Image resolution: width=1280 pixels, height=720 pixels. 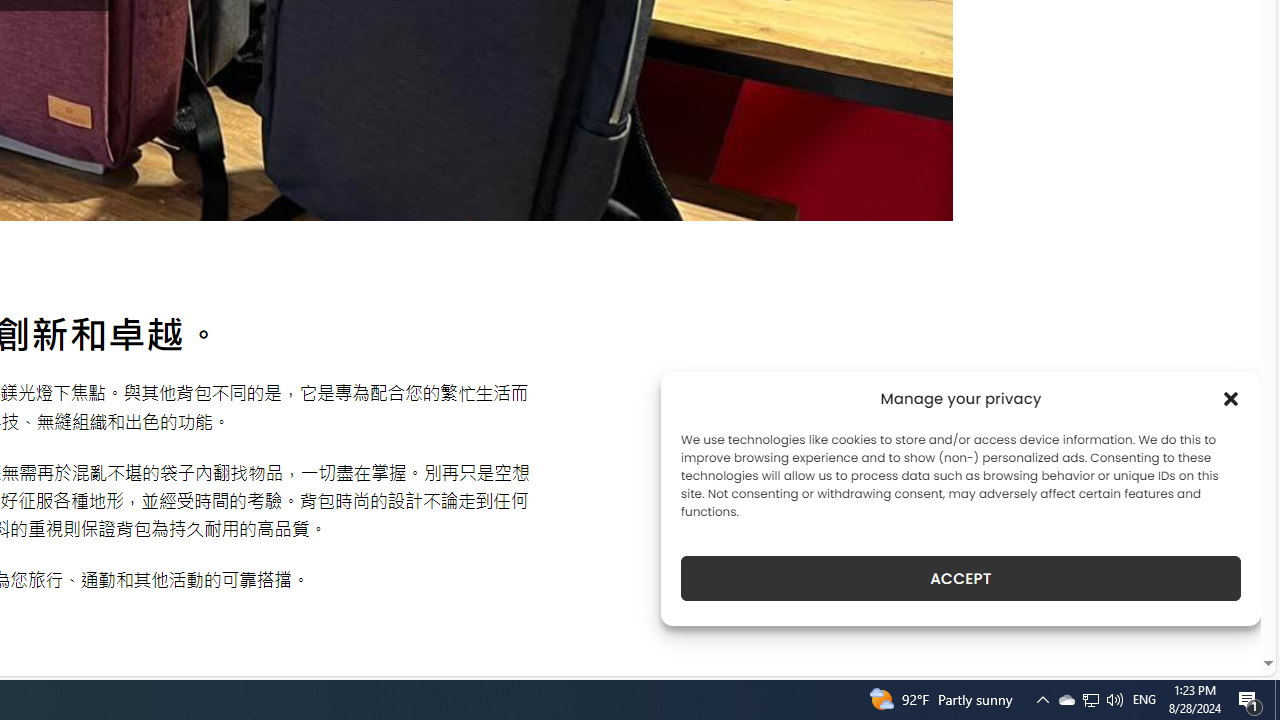 I want to click on 'Class: cmplz-close', so click(x=1230, y=398).